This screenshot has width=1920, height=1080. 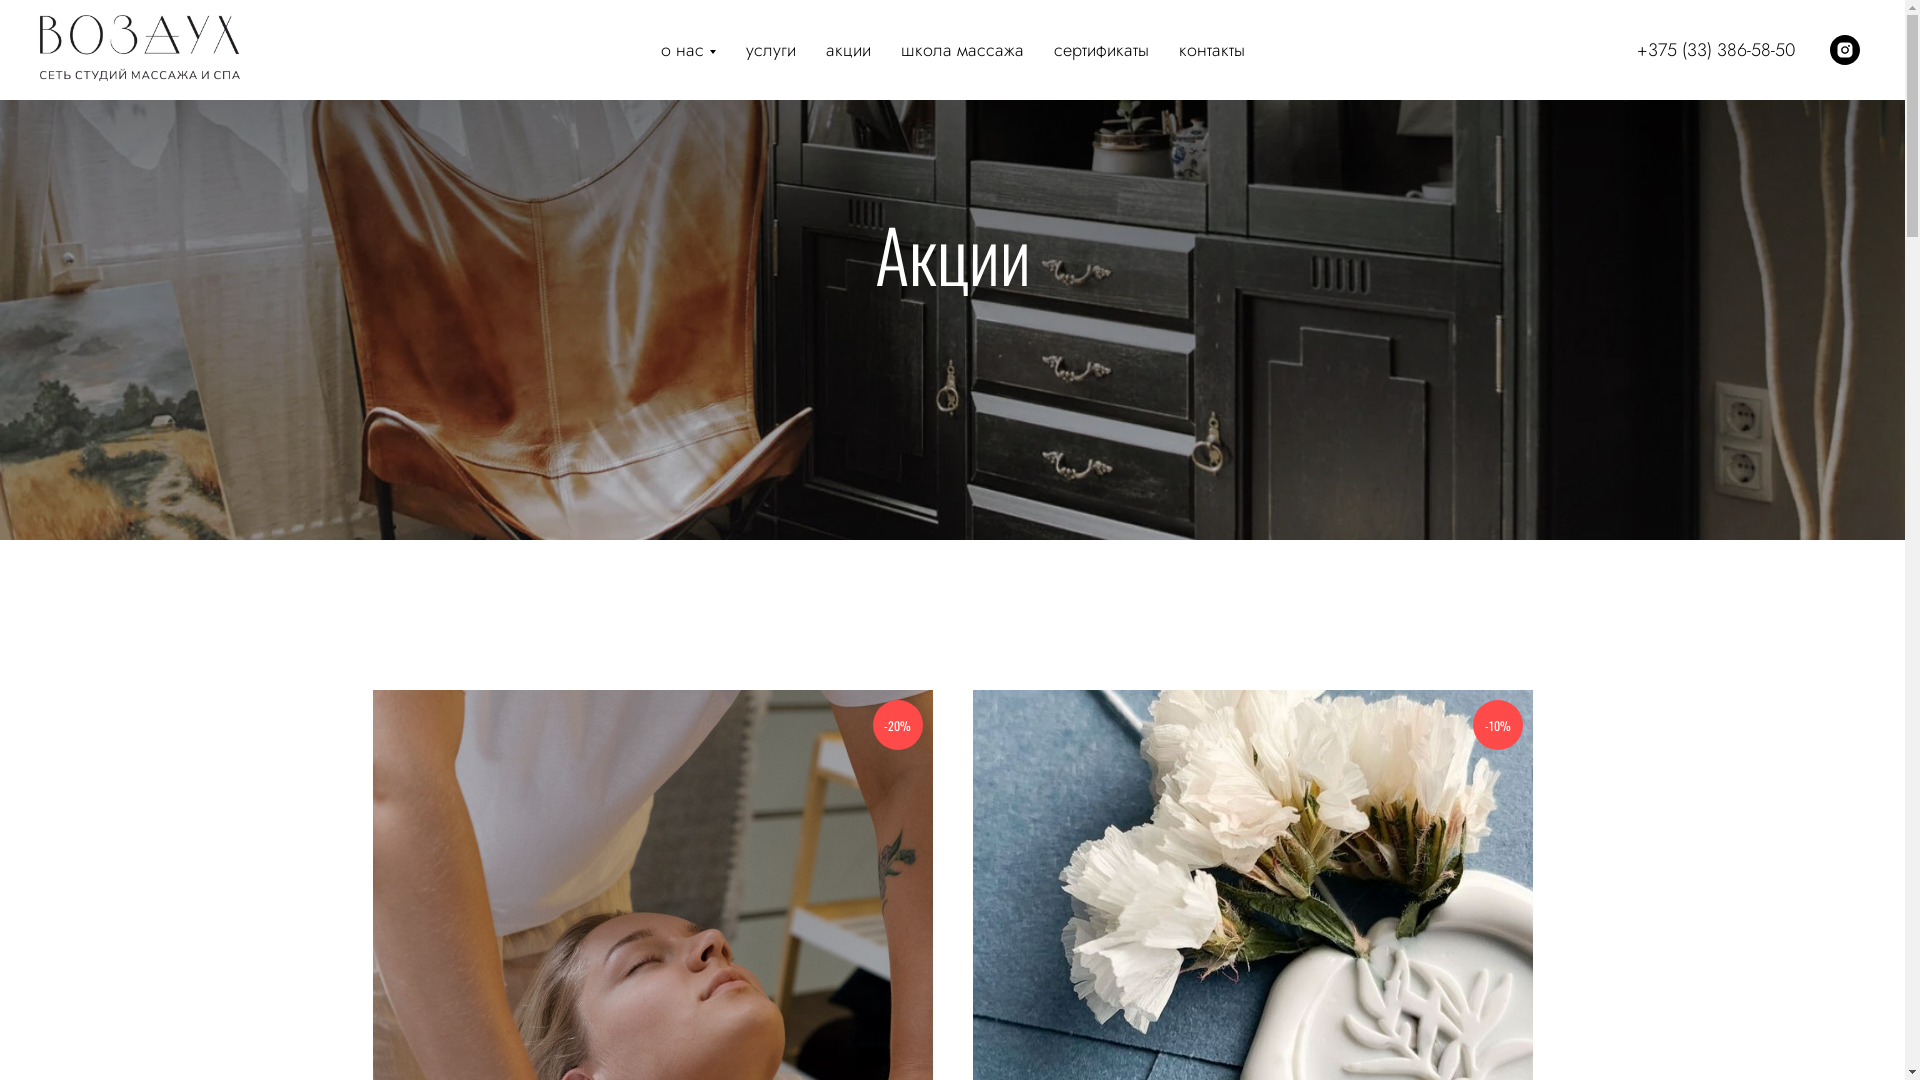 I want to click on '+375 (33) 386-58-50', so click(x=1715, y=49).